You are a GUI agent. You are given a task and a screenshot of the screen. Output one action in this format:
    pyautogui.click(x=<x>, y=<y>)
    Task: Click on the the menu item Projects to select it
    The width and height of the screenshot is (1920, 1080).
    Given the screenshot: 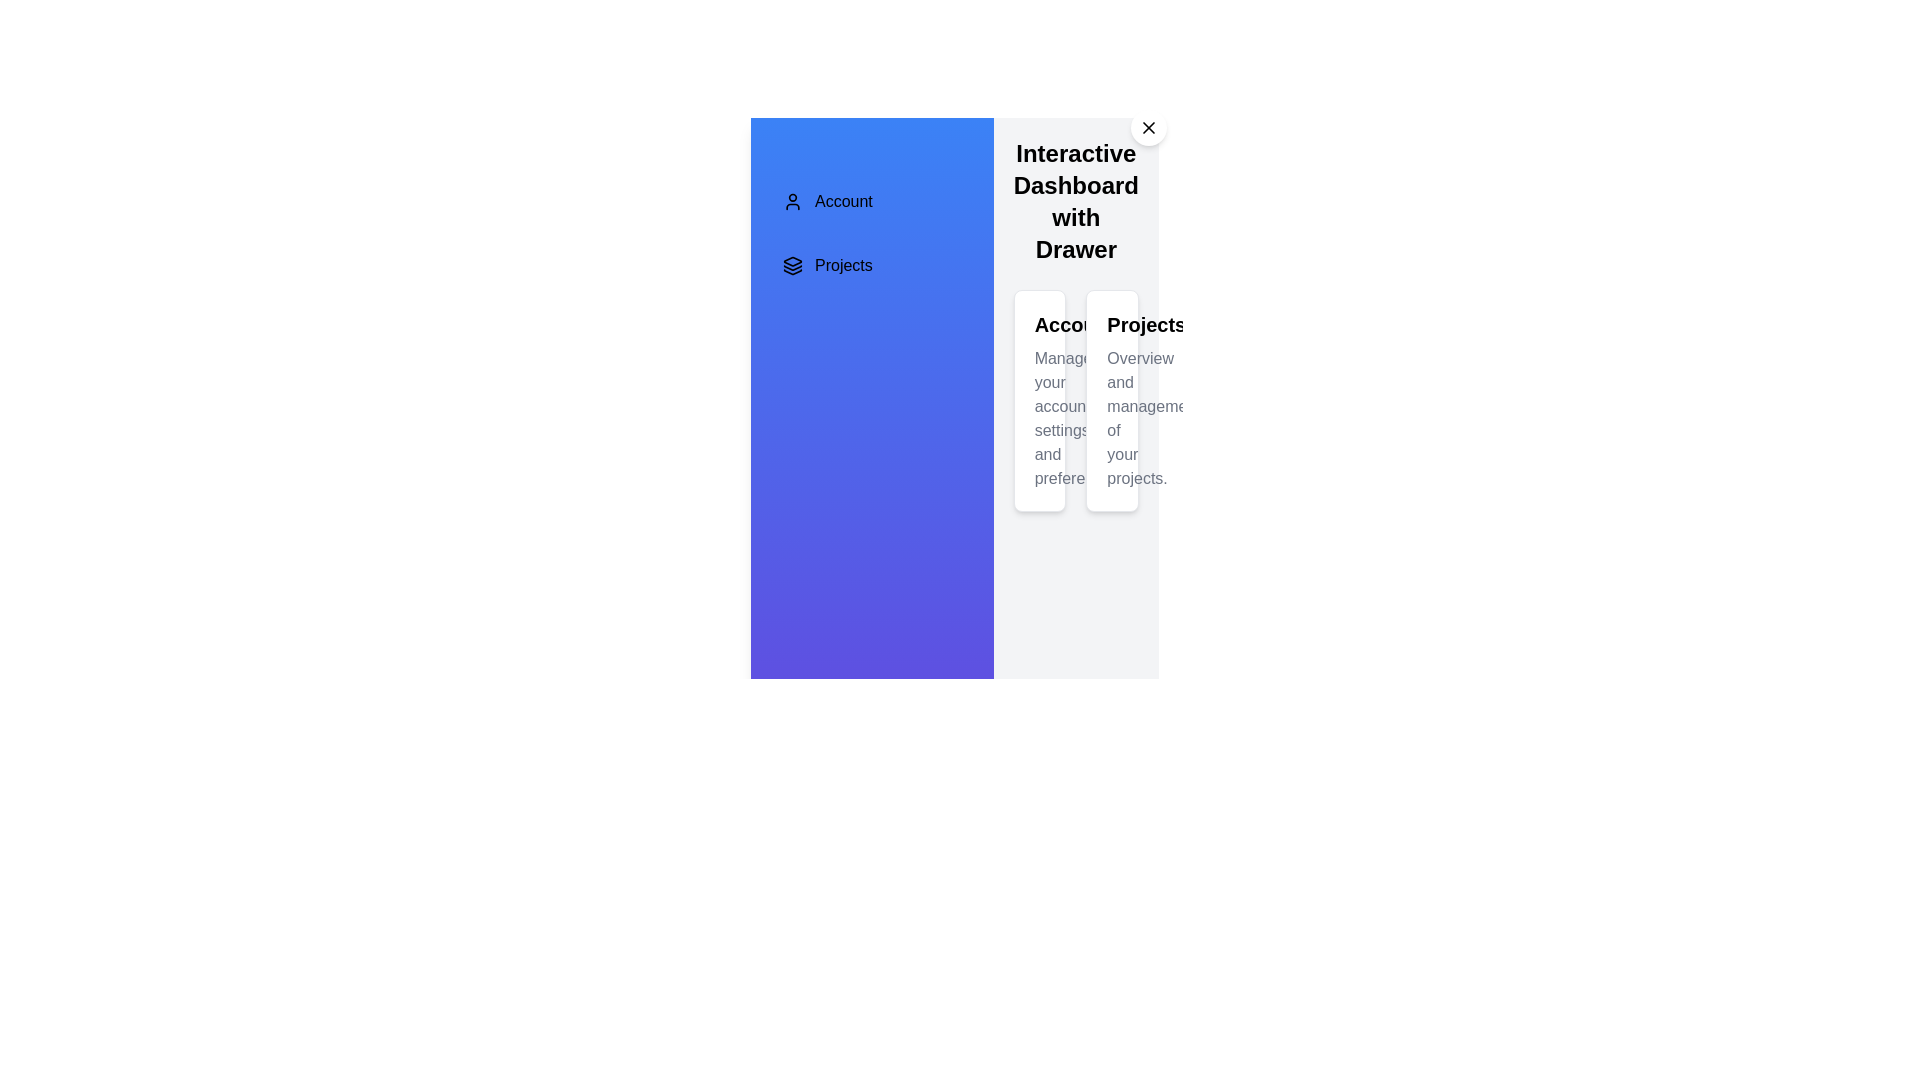 What is the action you would take?
    pyautogui.click(x=872, y=265)
    